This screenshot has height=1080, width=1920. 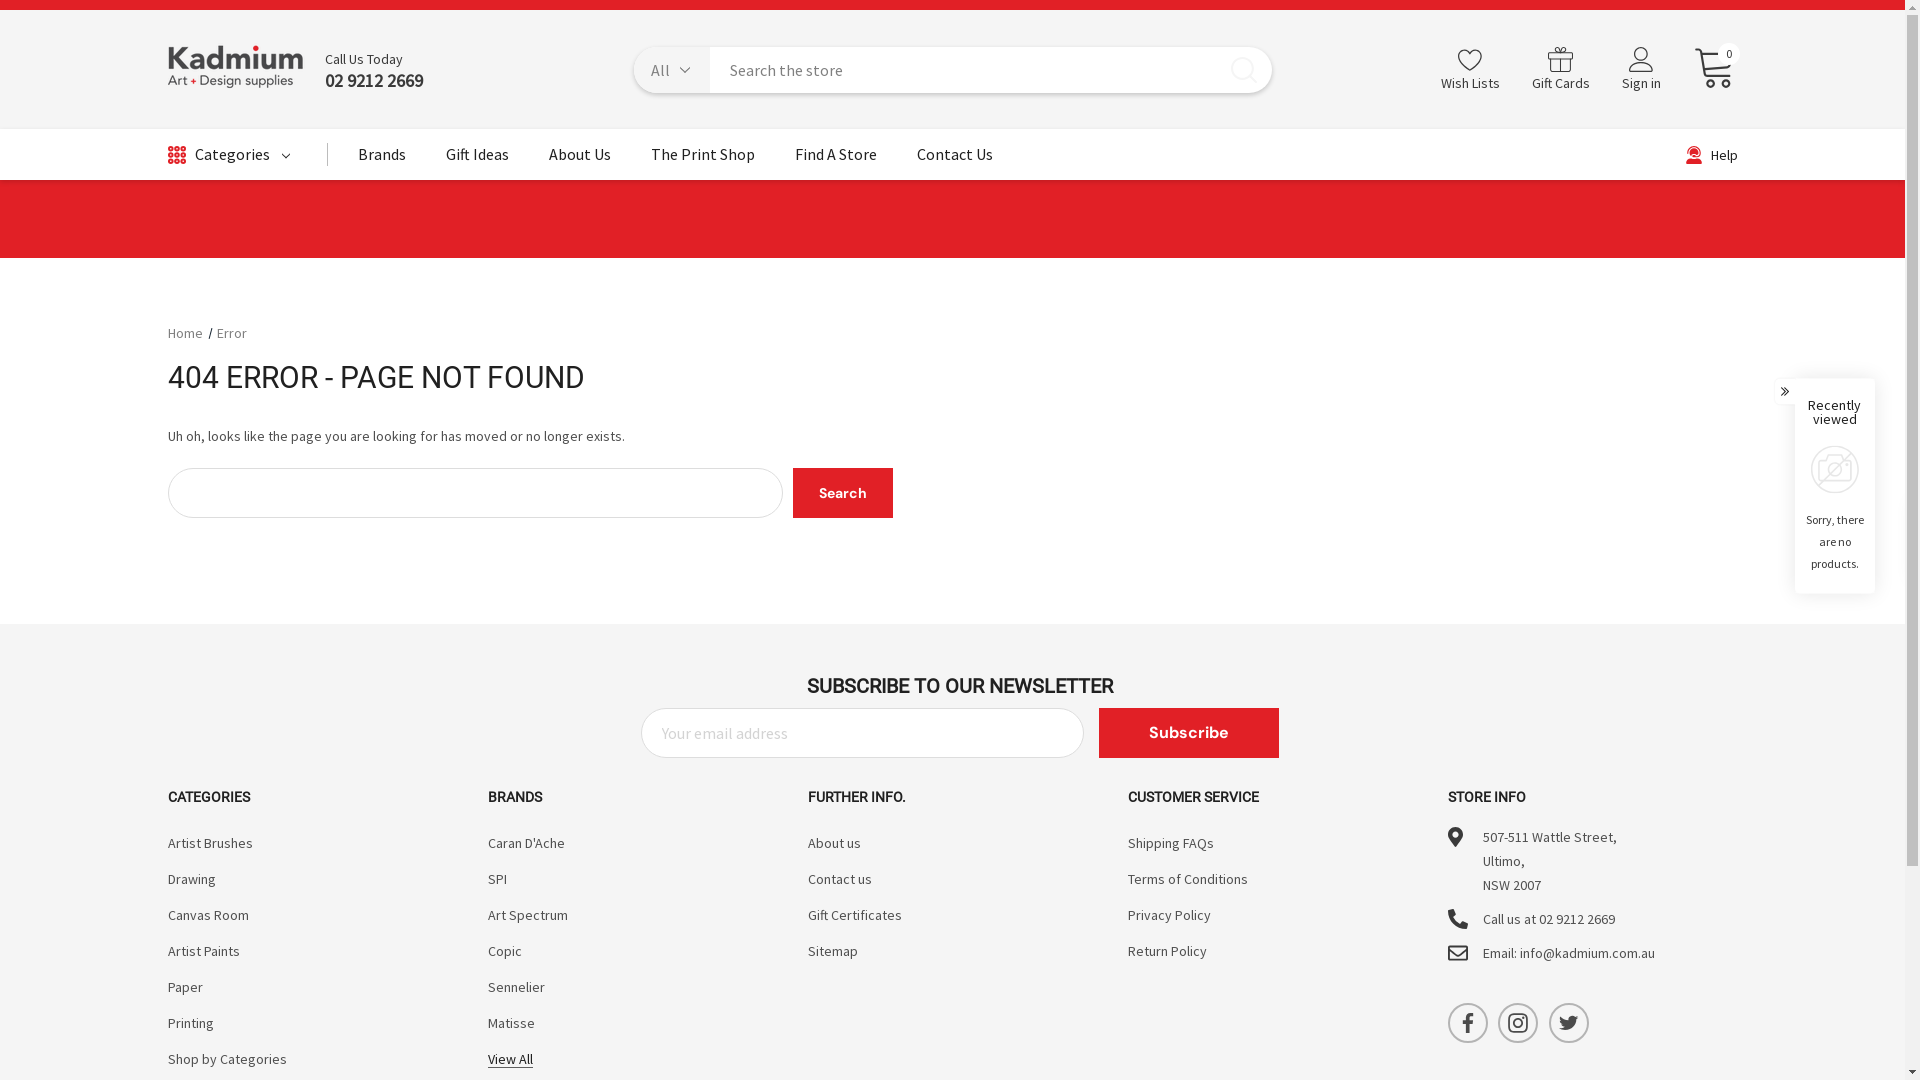 I want to click on 'Copic', so click(x=488, y=950).